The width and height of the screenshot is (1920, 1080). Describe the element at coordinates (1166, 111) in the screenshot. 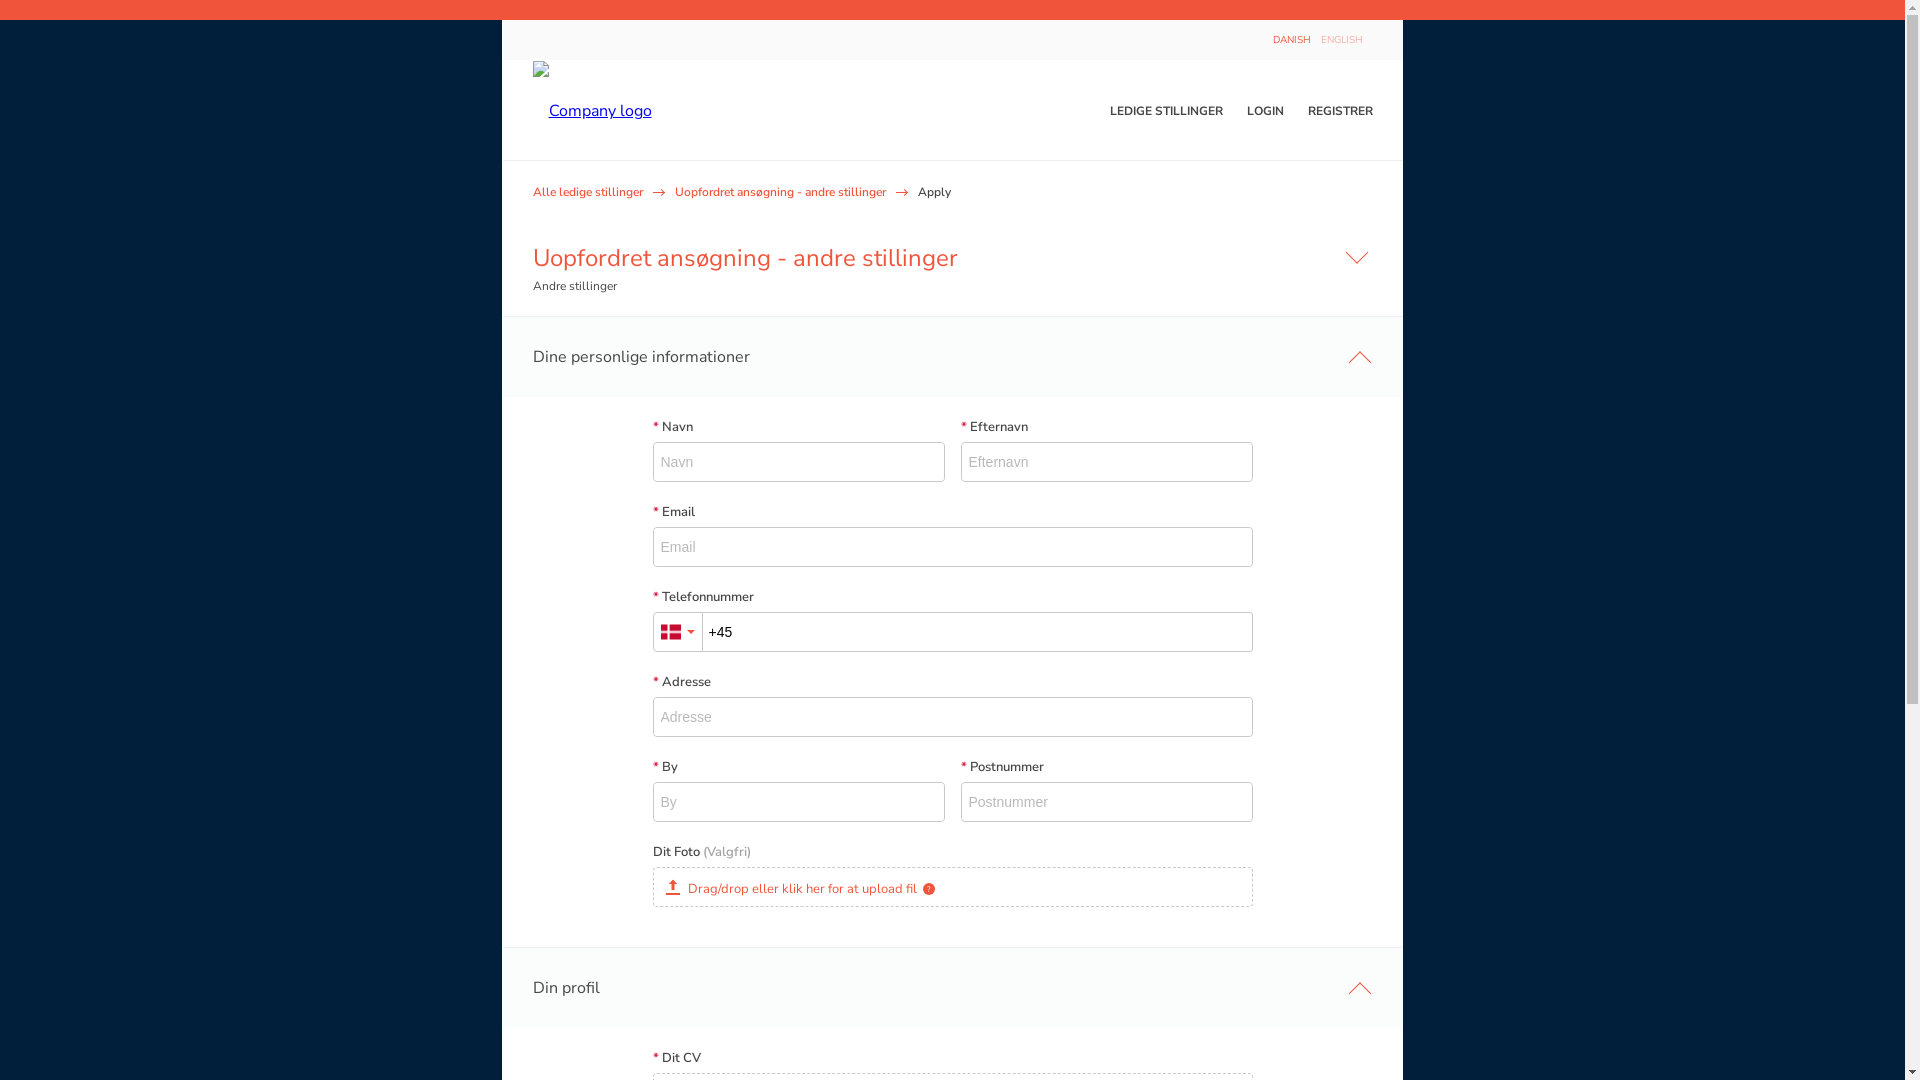

I see `'LEDIGE STILLINGER'` at that location.